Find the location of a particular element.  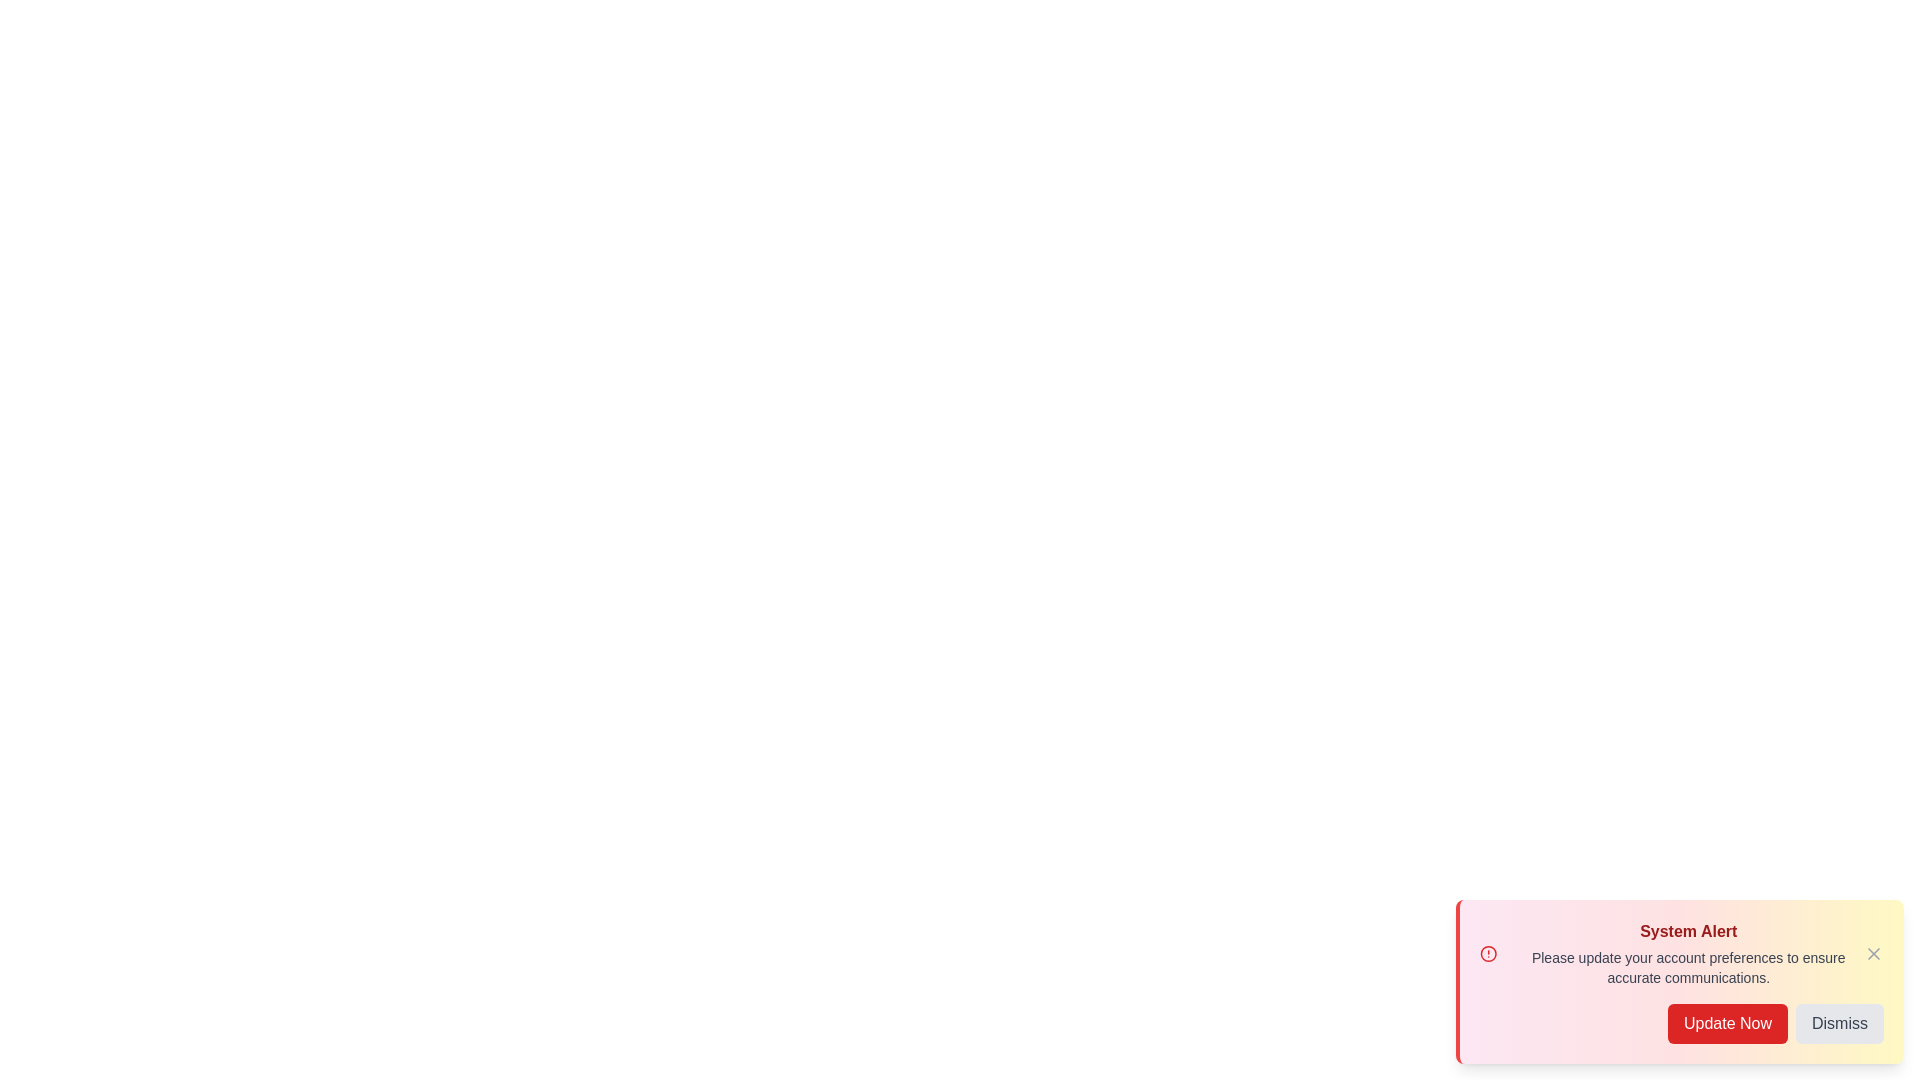

the 'X' icon to close the alert is located at coordinates (1872, 952).